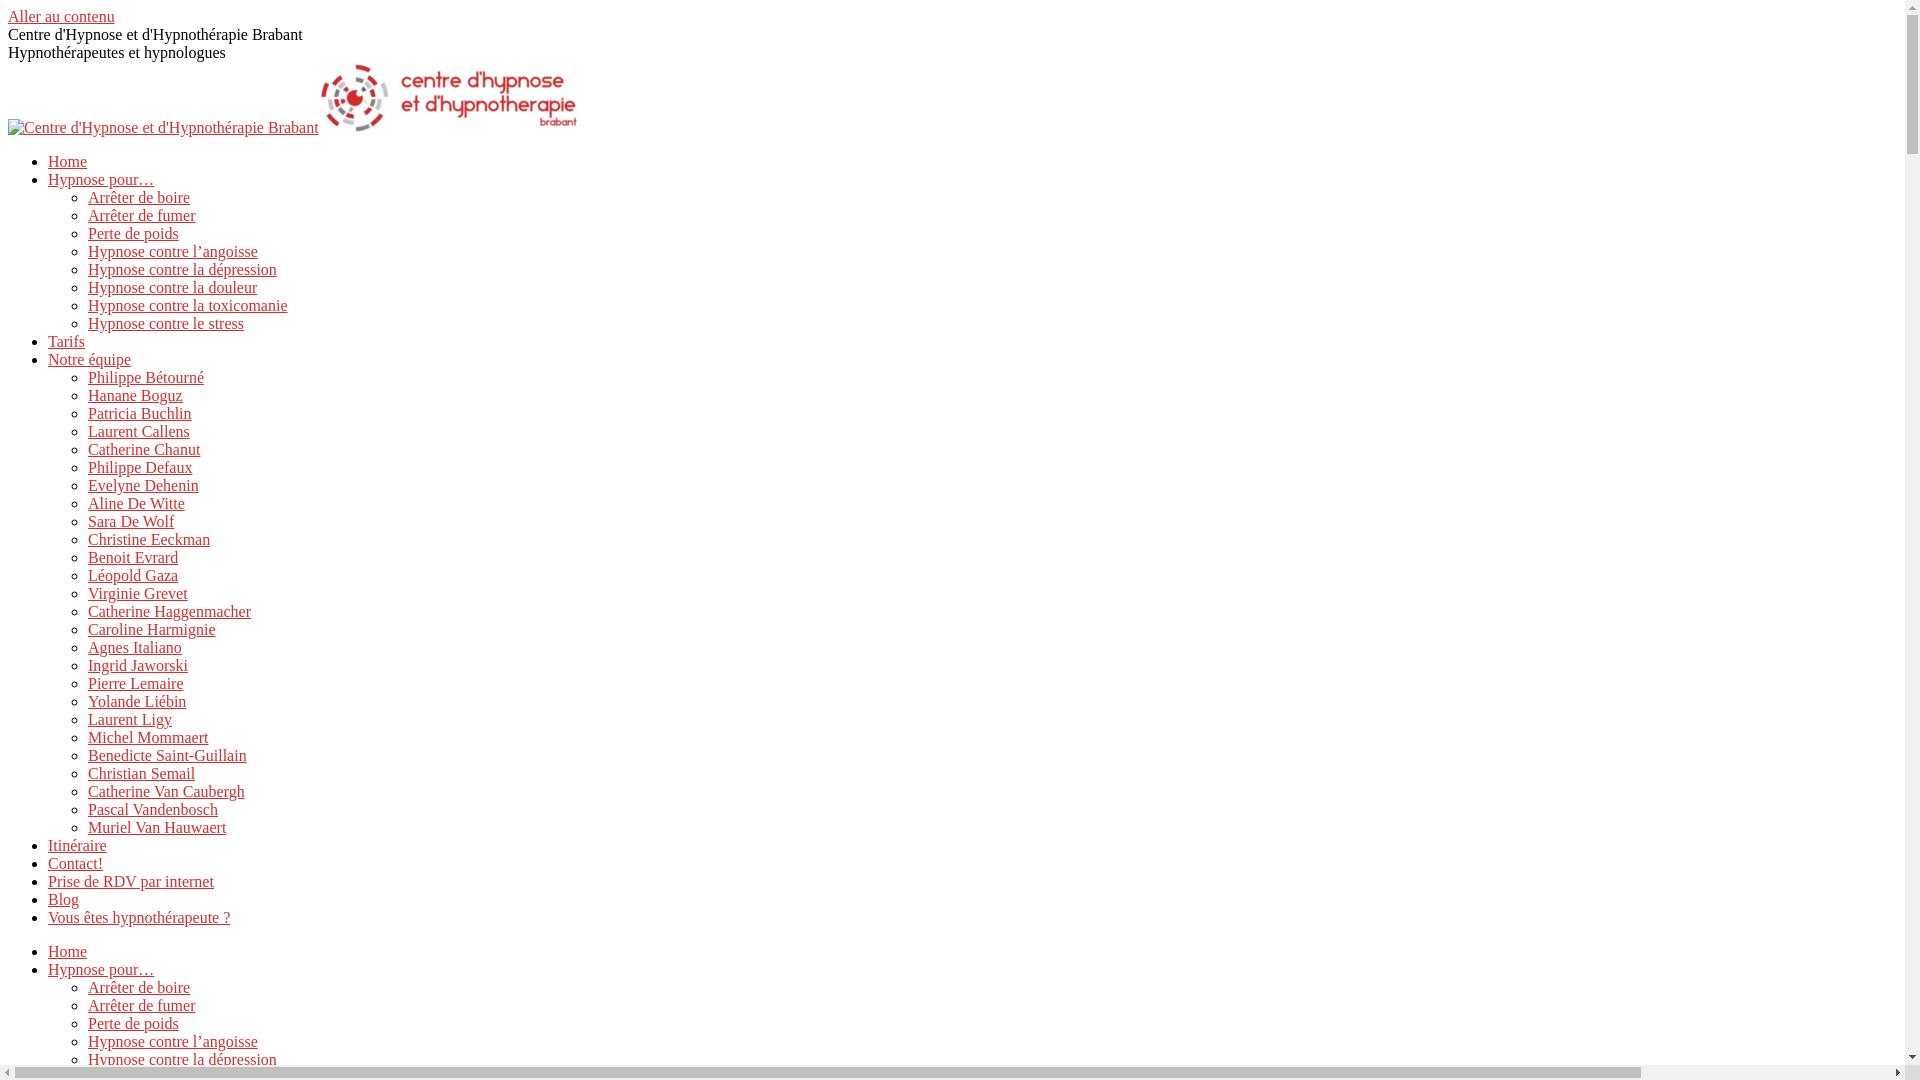  What do you see at coordinates (86, 520) in the screenshot?
I see `'Sara De Wolf'` at bounding box center [86, 520].